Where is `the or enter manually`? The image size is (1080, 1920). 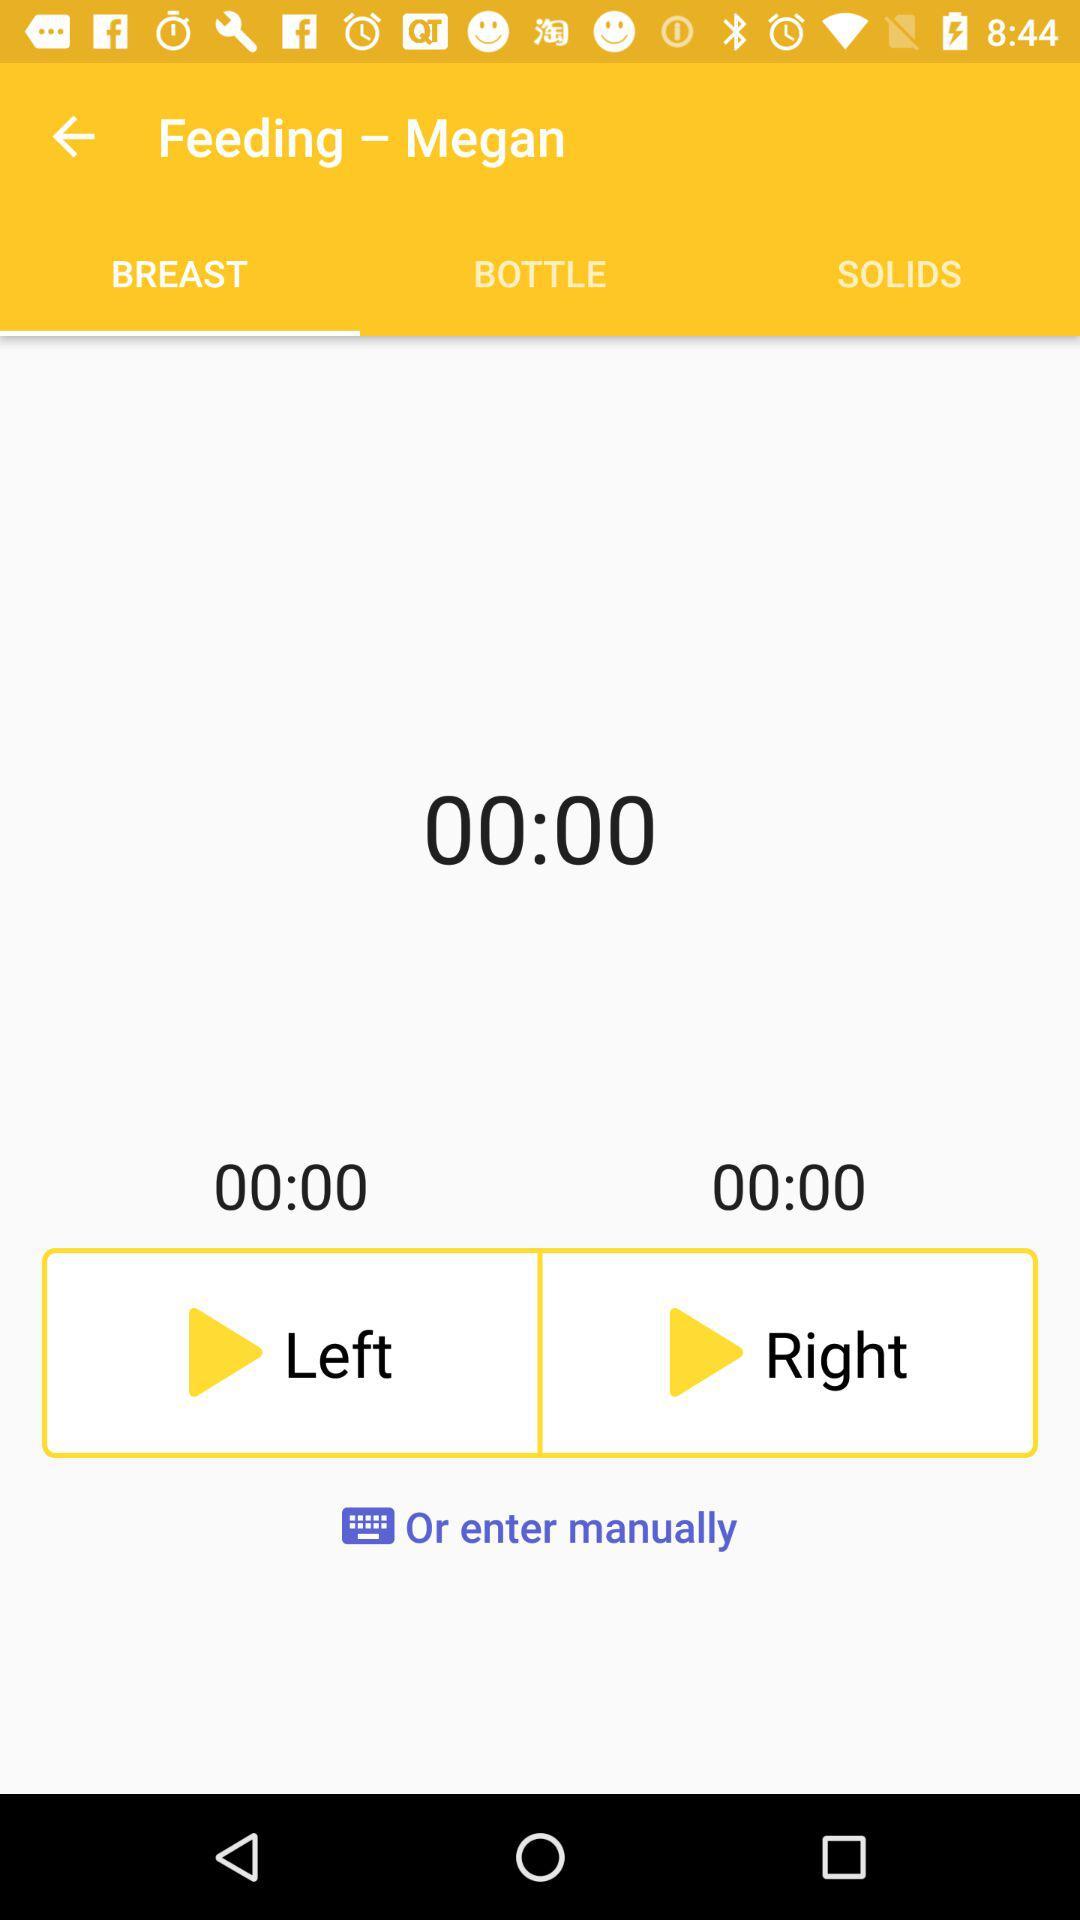 the or enter manually is located at coordinates (538, 1525).